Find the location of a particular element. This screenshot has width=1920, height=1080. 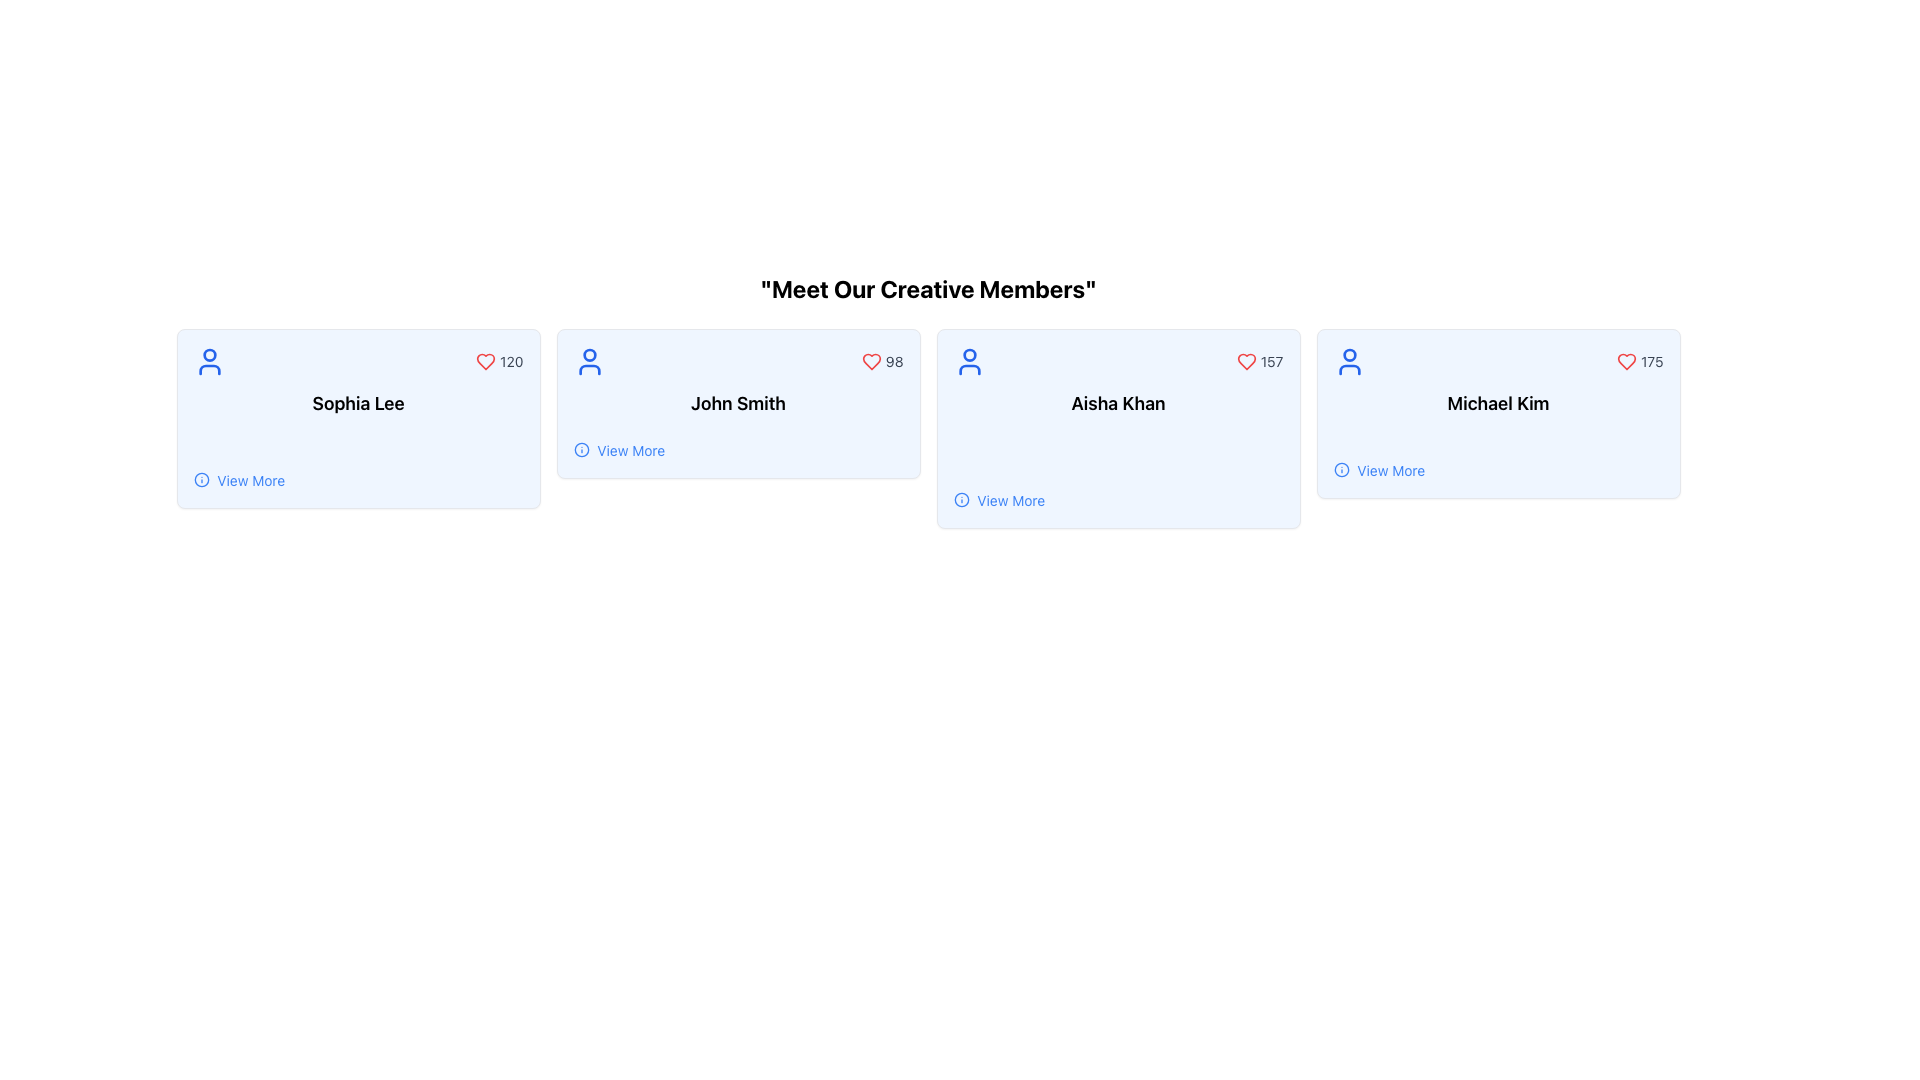

the decorative SVG graphical element located at the top left of the user card labeled 'John Smith', specifically centered in the head of the icon is located at coordinates (588, 354).